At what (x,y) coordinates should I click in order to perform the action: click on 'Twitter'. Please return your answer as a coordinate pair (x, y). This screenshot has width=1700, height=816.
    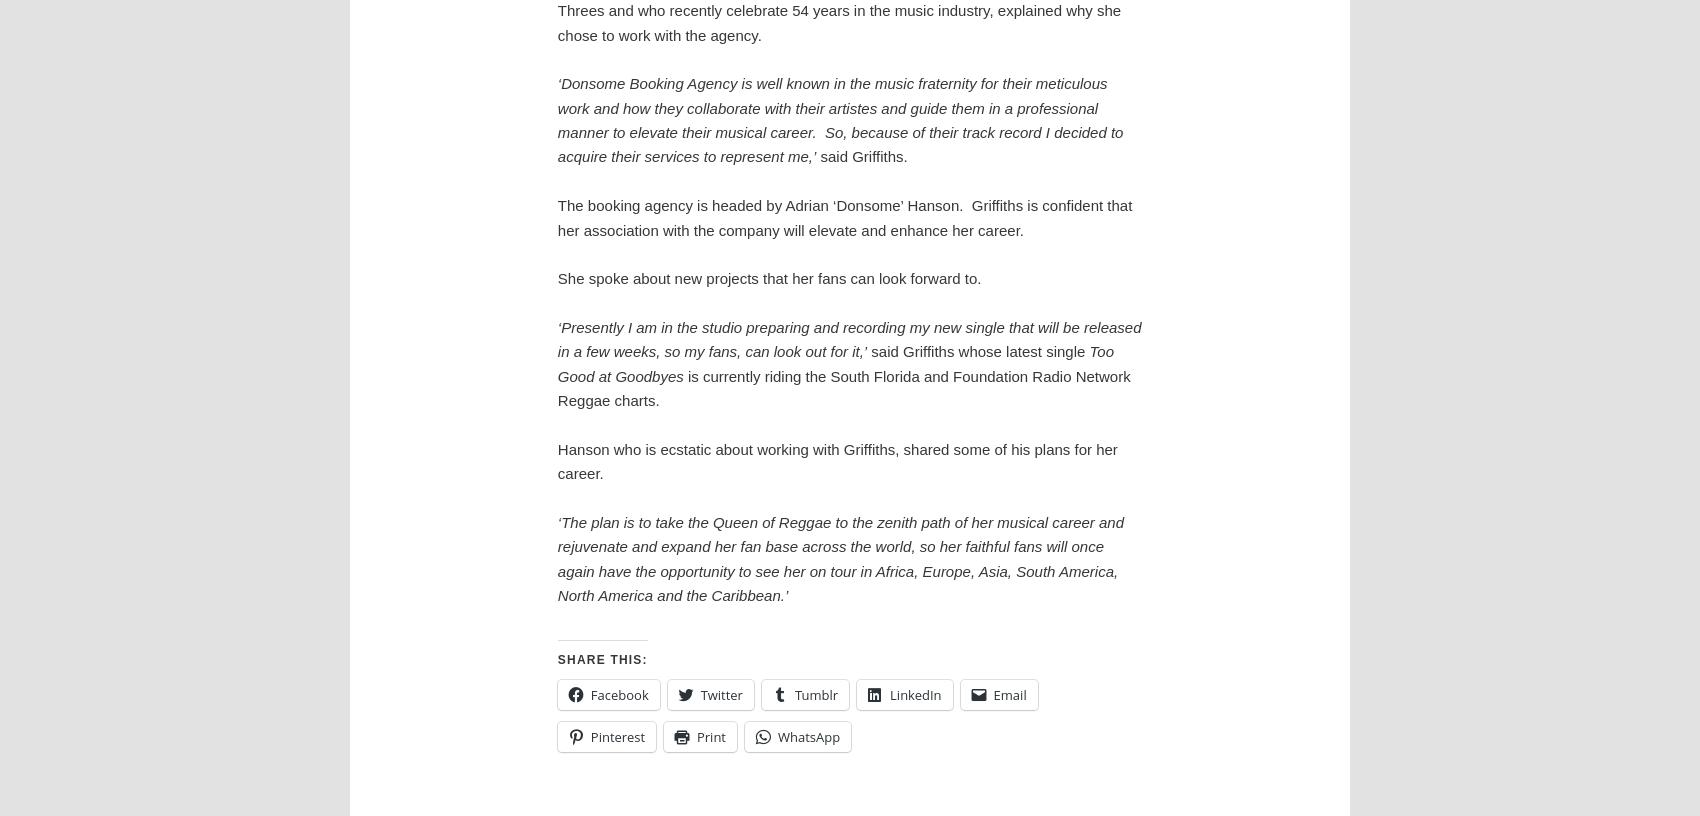
    Looking at the image, I should click on (700, 693).